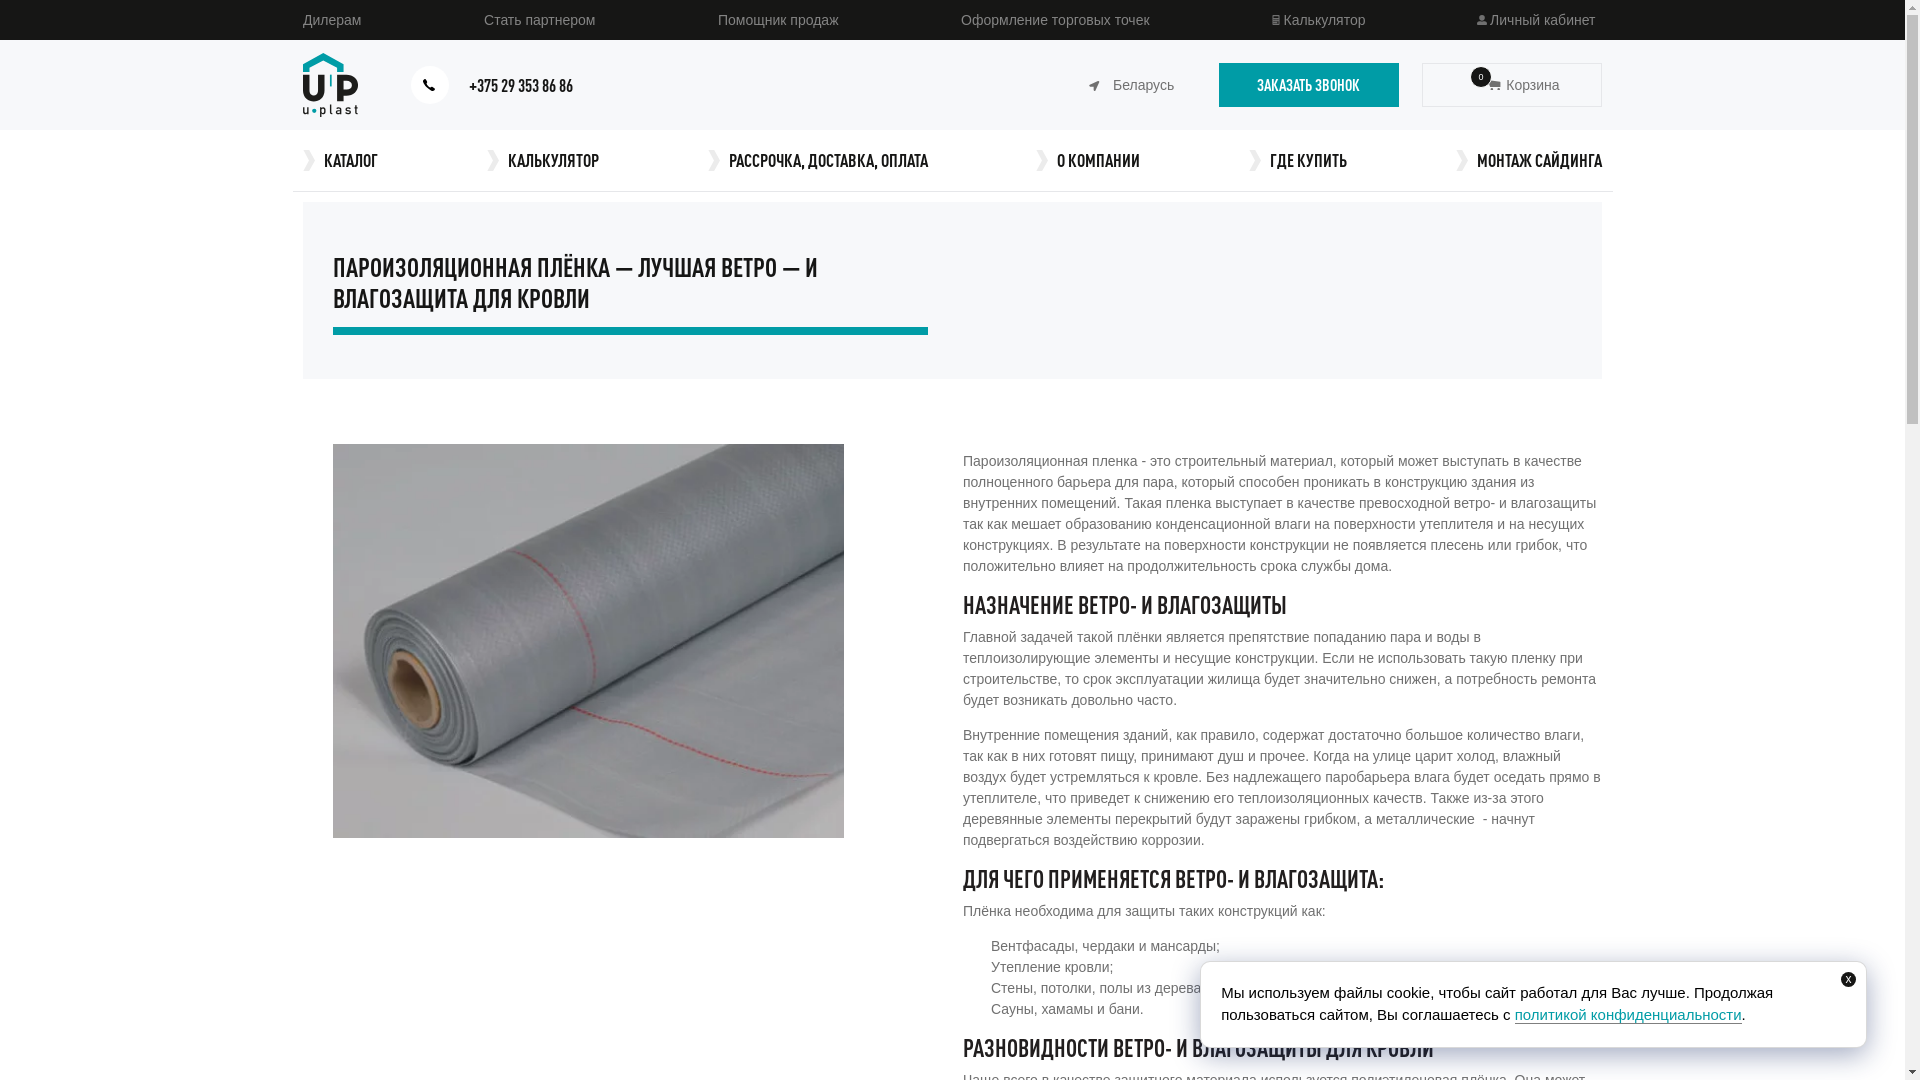 The width and height of the screenshot is (1920, 1080). I want to click on 'x', so click(1847, 978).